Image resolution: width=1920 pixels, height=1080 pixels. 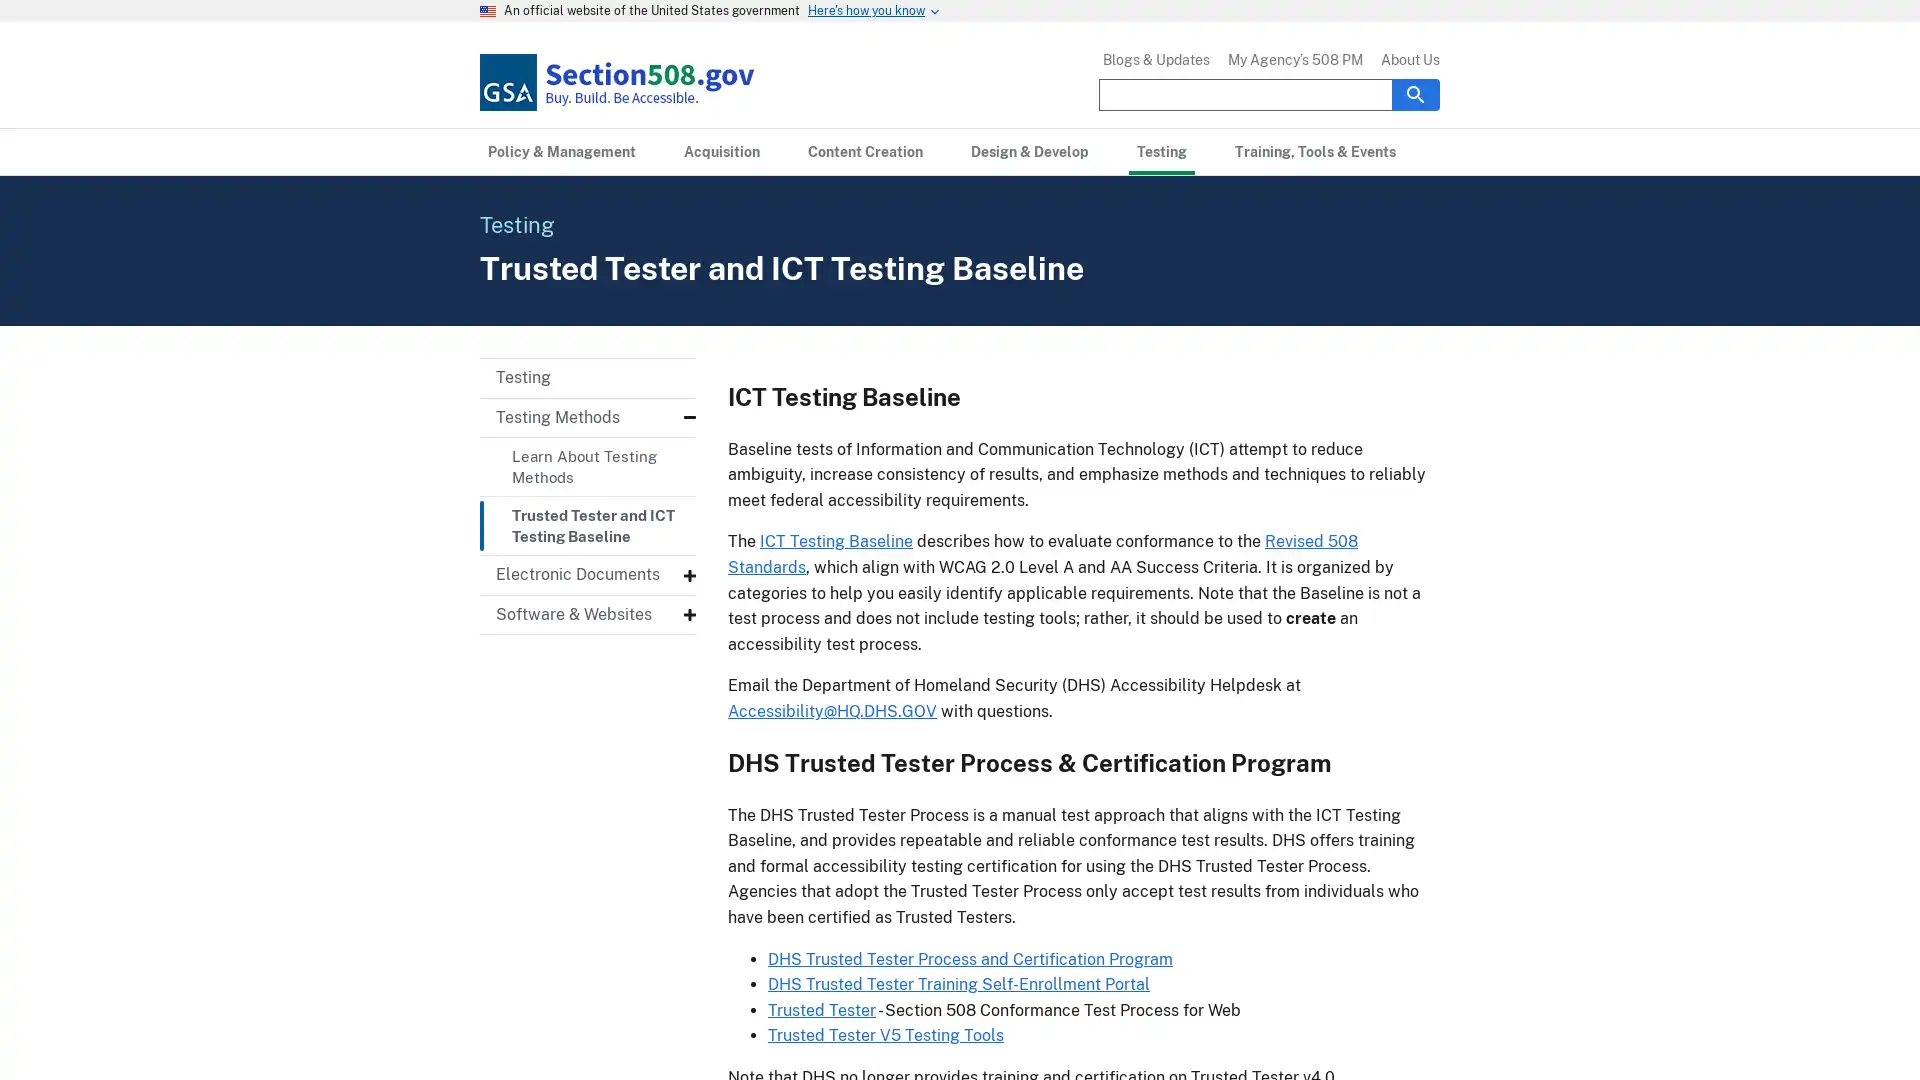 I want to click on Search, so click(x=1415, y=93).